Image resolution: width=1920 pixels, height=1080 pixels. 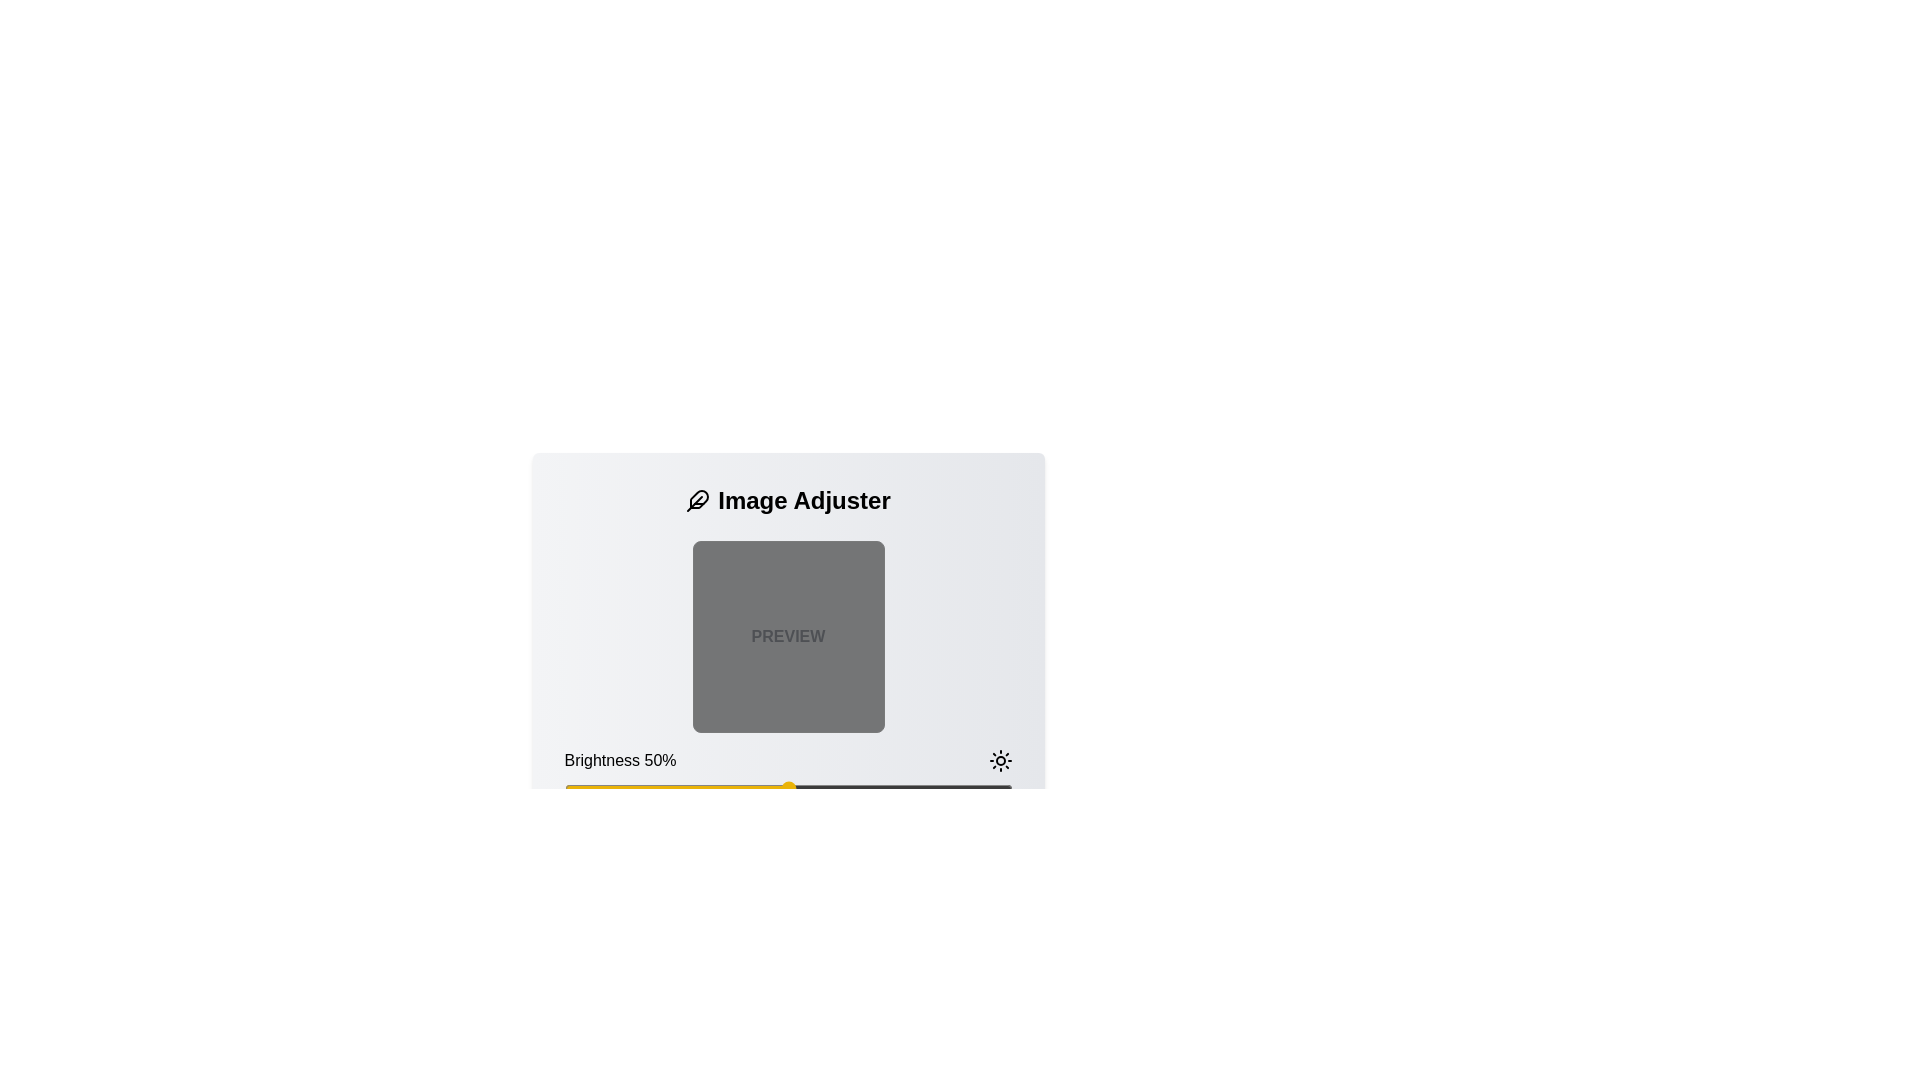 What do you see at coordinates (608, 788) in the screenshot?
I see `the brightness level` at bounding box center [608, 788].